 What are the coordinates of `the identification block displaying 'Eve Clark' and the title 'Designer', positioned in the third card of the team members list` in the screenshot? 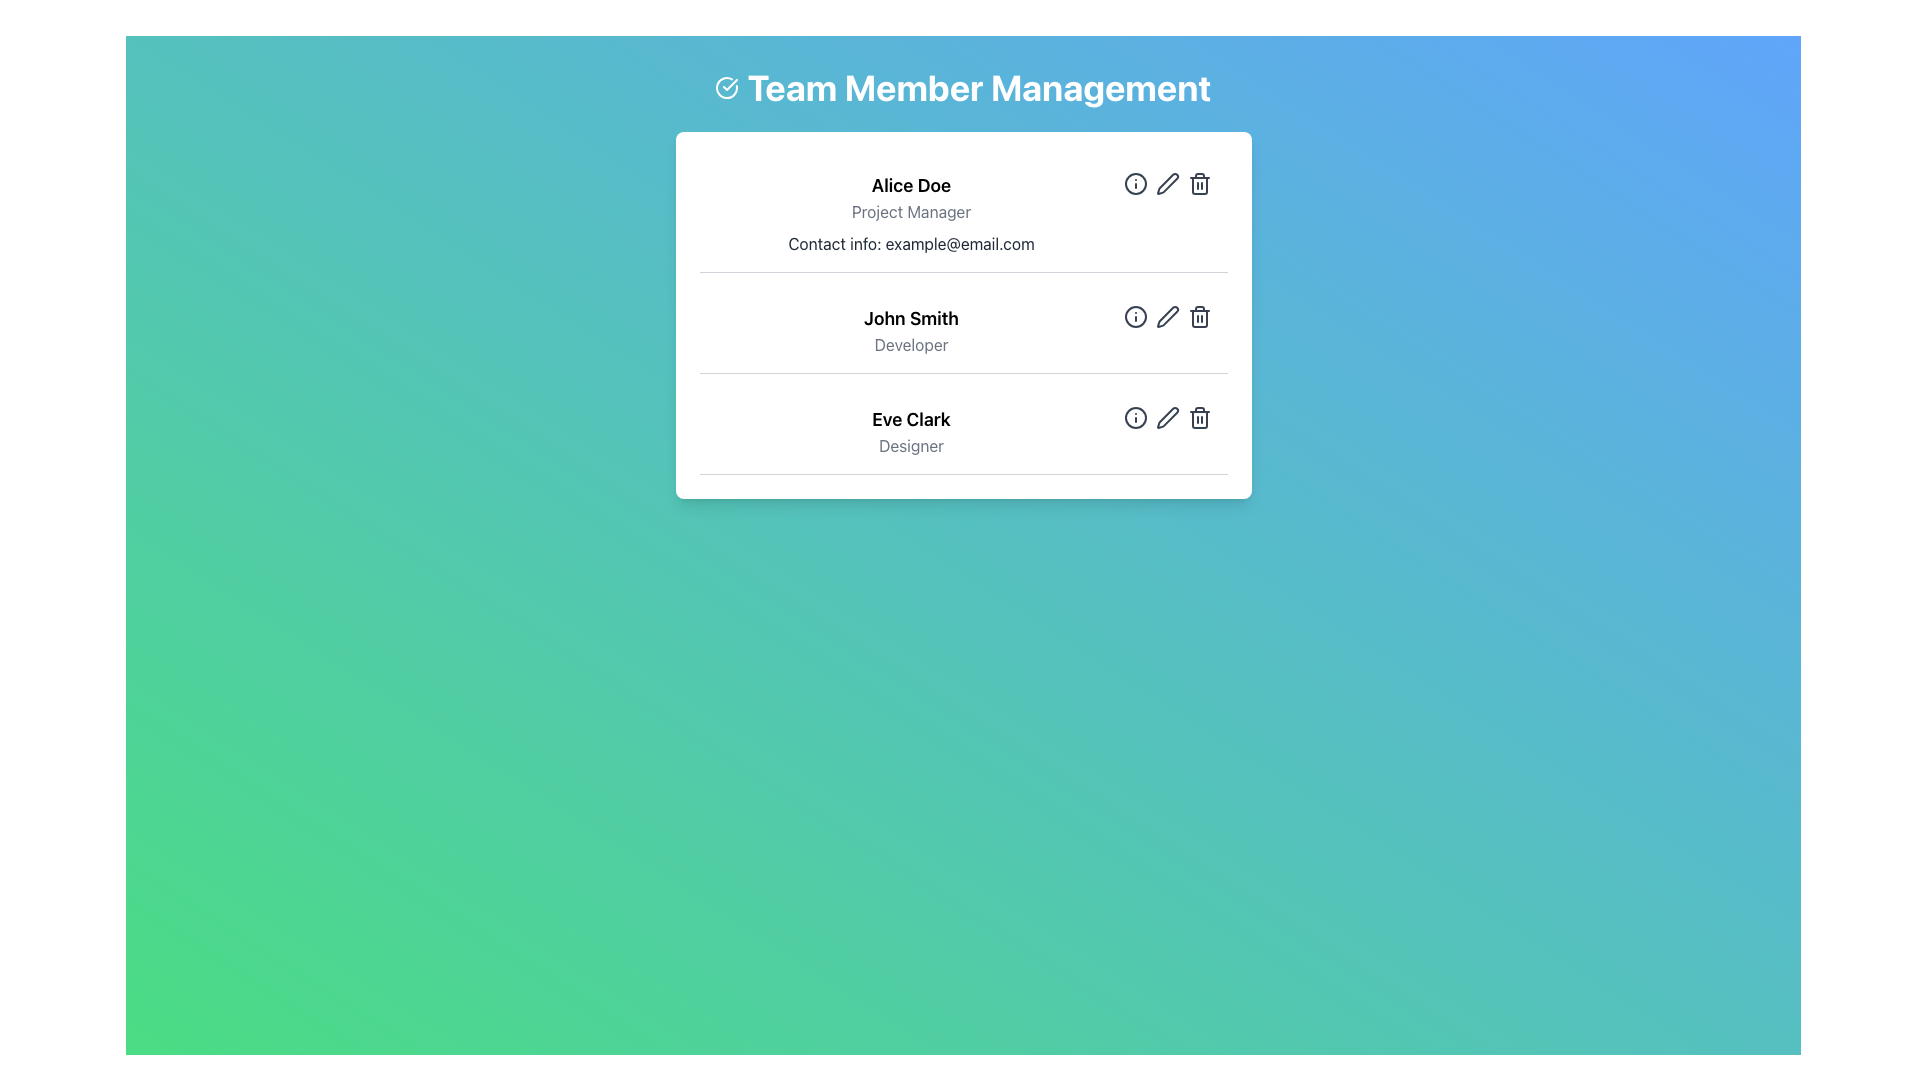 It's located at (910, 431).